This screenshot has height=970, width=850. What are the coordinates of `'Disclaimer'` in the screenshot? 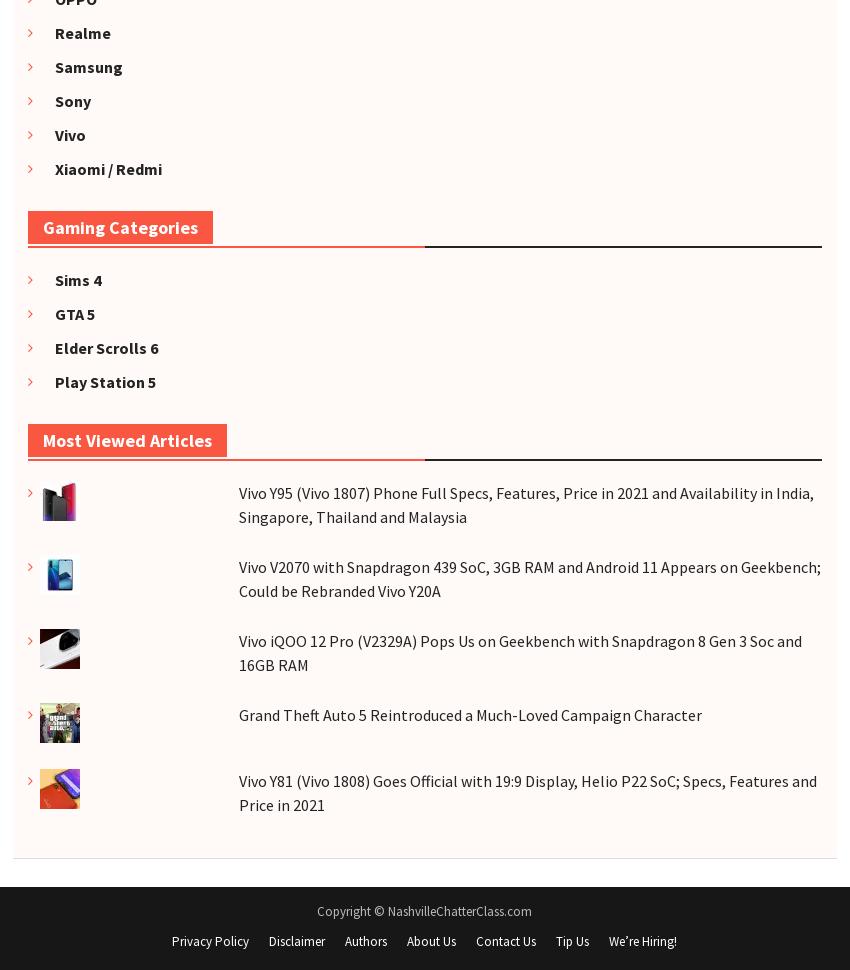 It's located at (295, 939).